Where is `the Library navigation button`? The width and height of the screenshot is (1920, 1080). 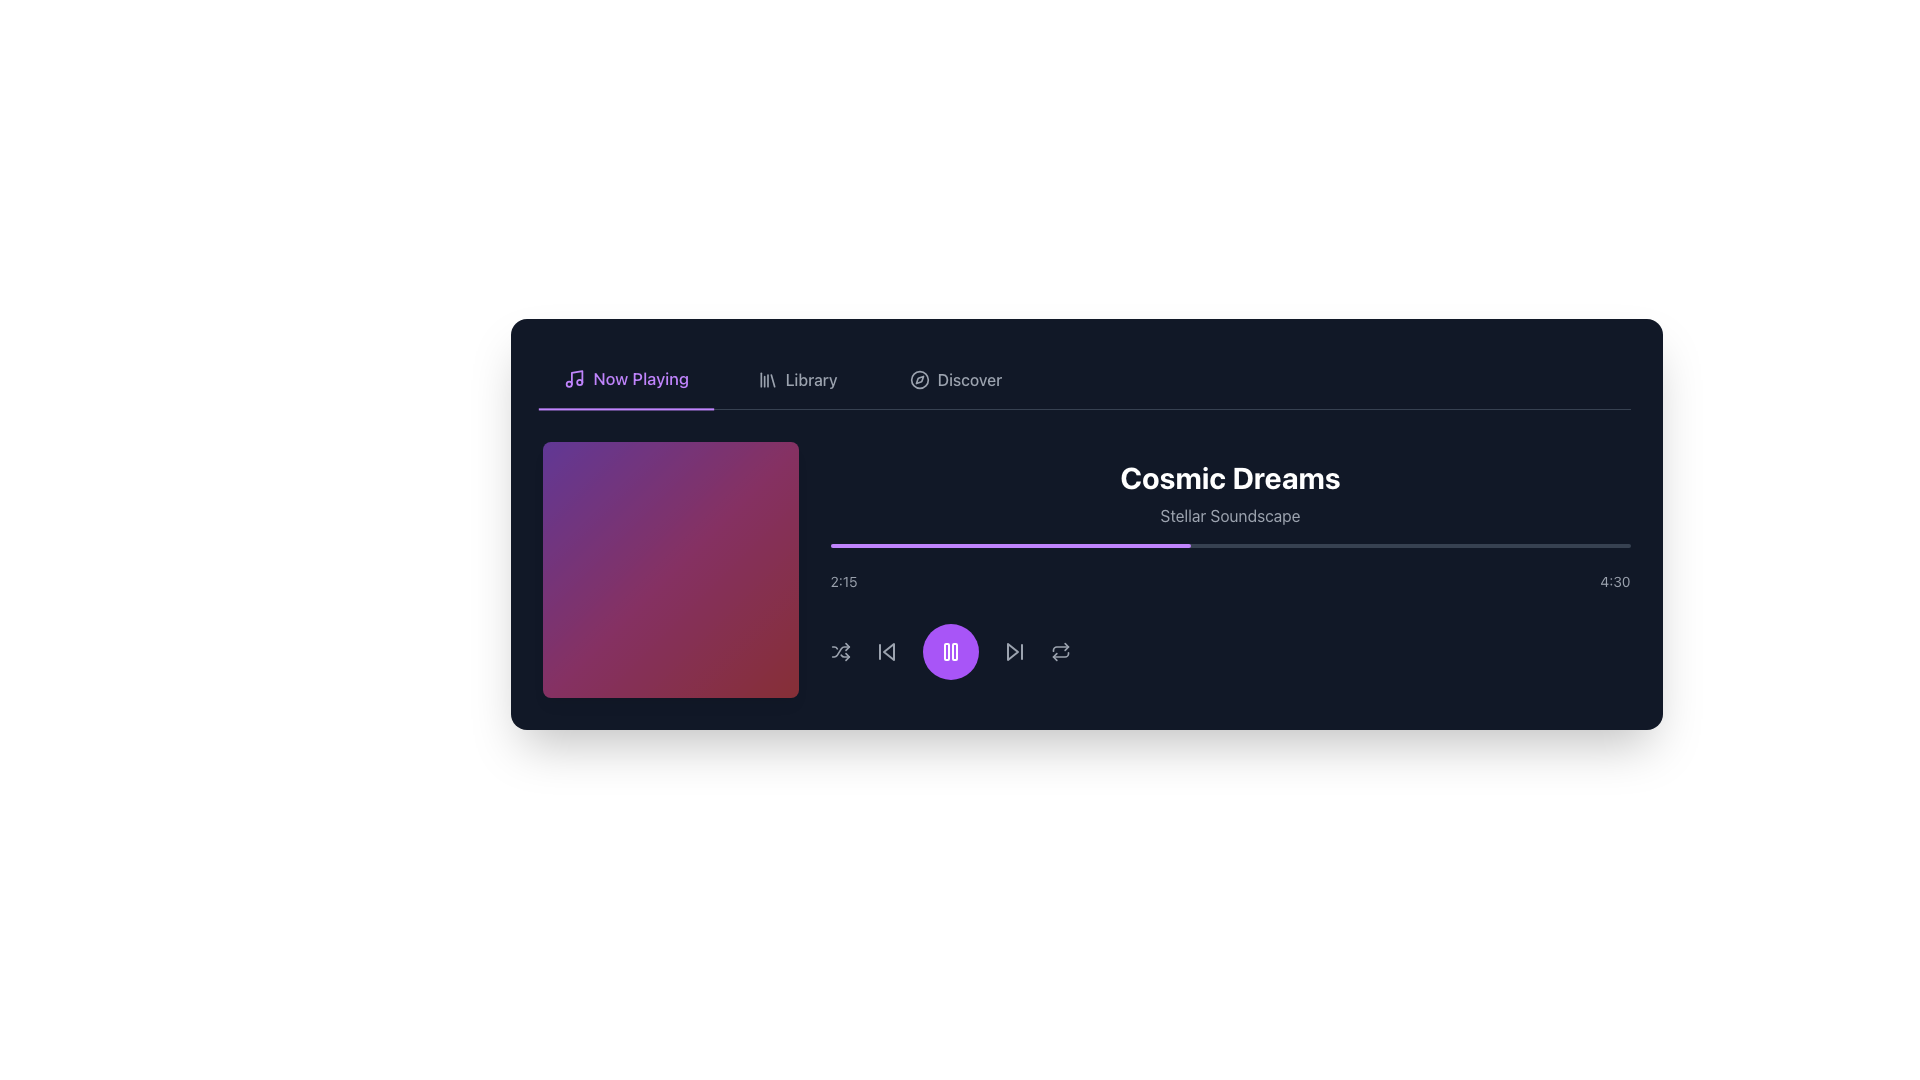 the Library navigation button is located at coordinates (796, 380).